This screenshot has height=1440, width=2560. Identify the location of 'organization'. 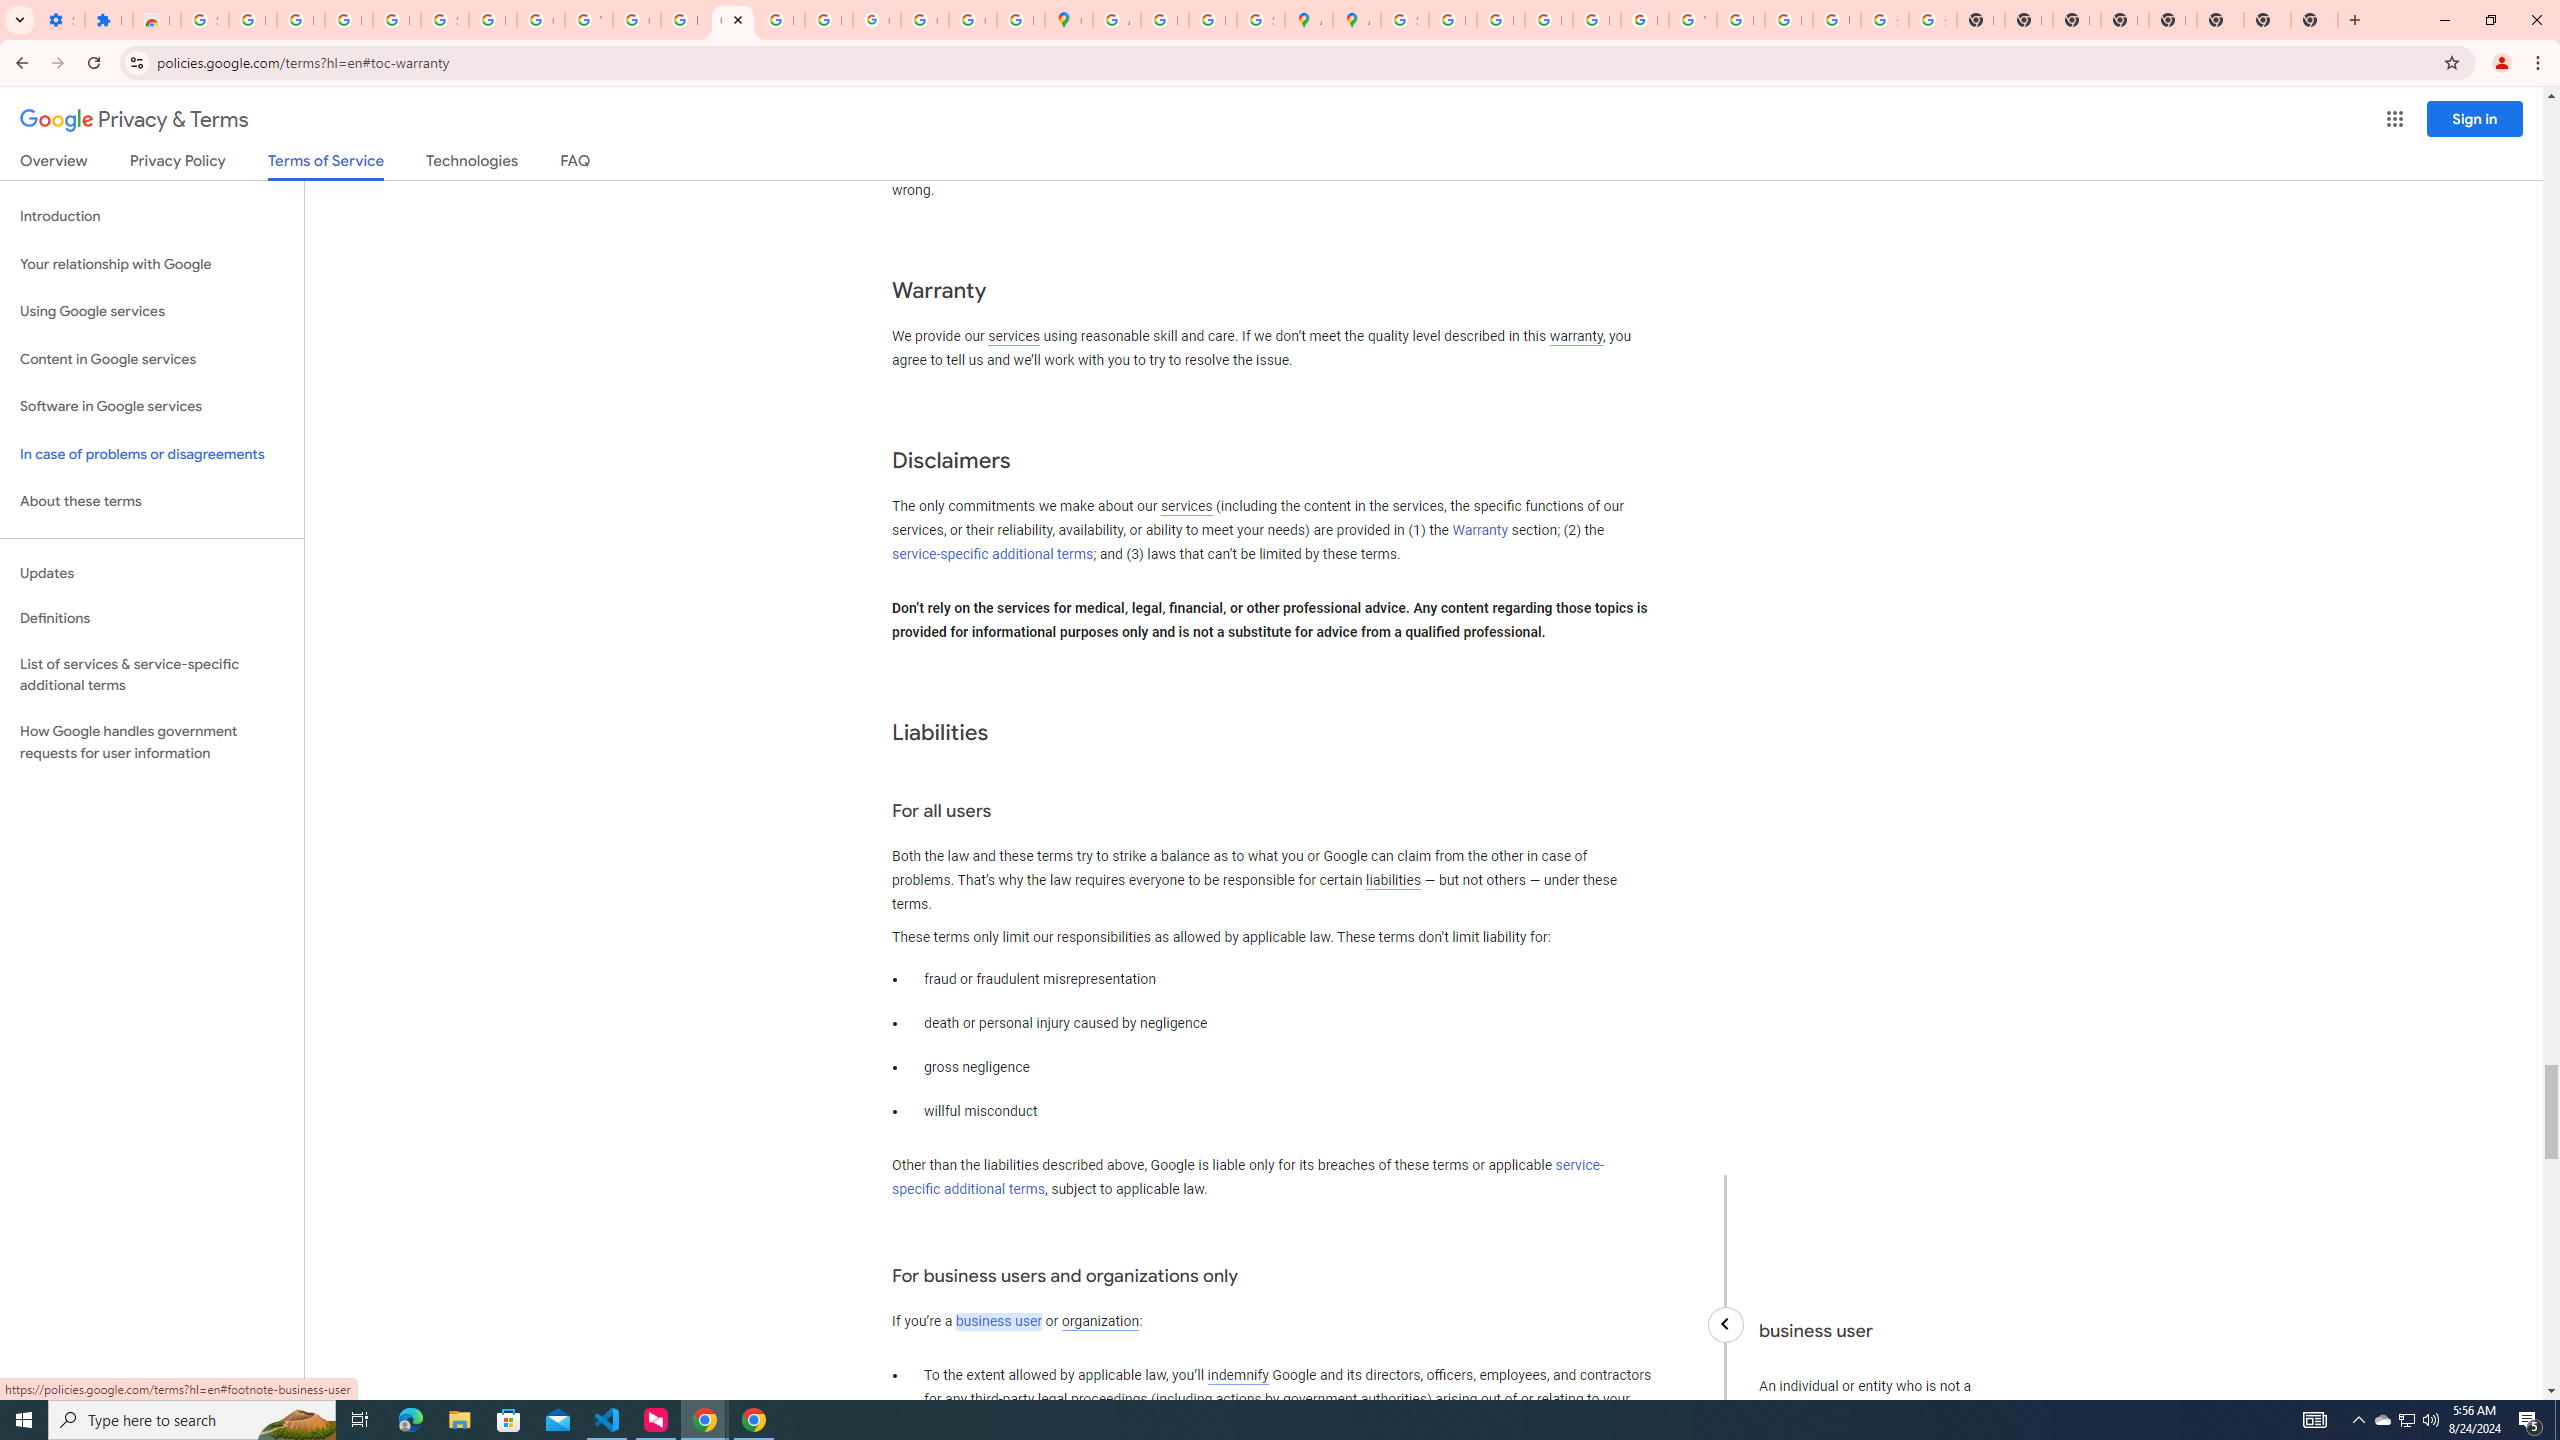
(1098, 1321).